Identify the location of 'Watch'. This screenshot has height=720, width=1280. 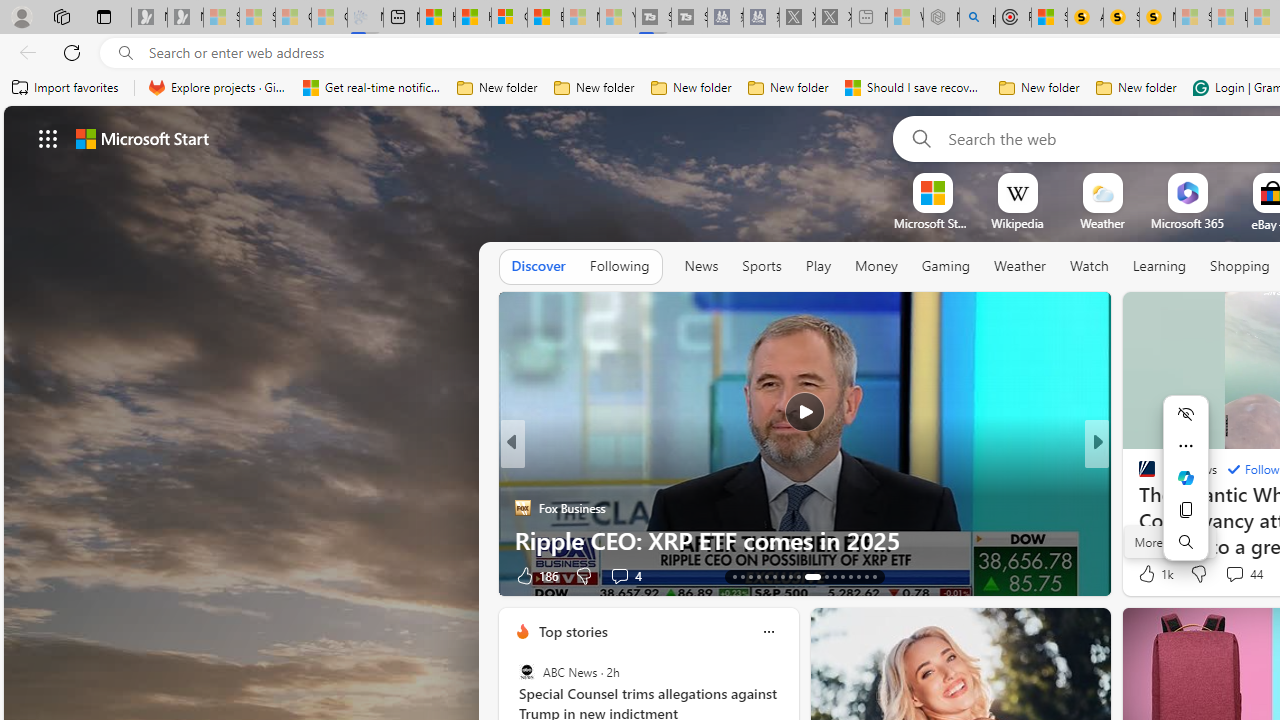
(1088, 266).